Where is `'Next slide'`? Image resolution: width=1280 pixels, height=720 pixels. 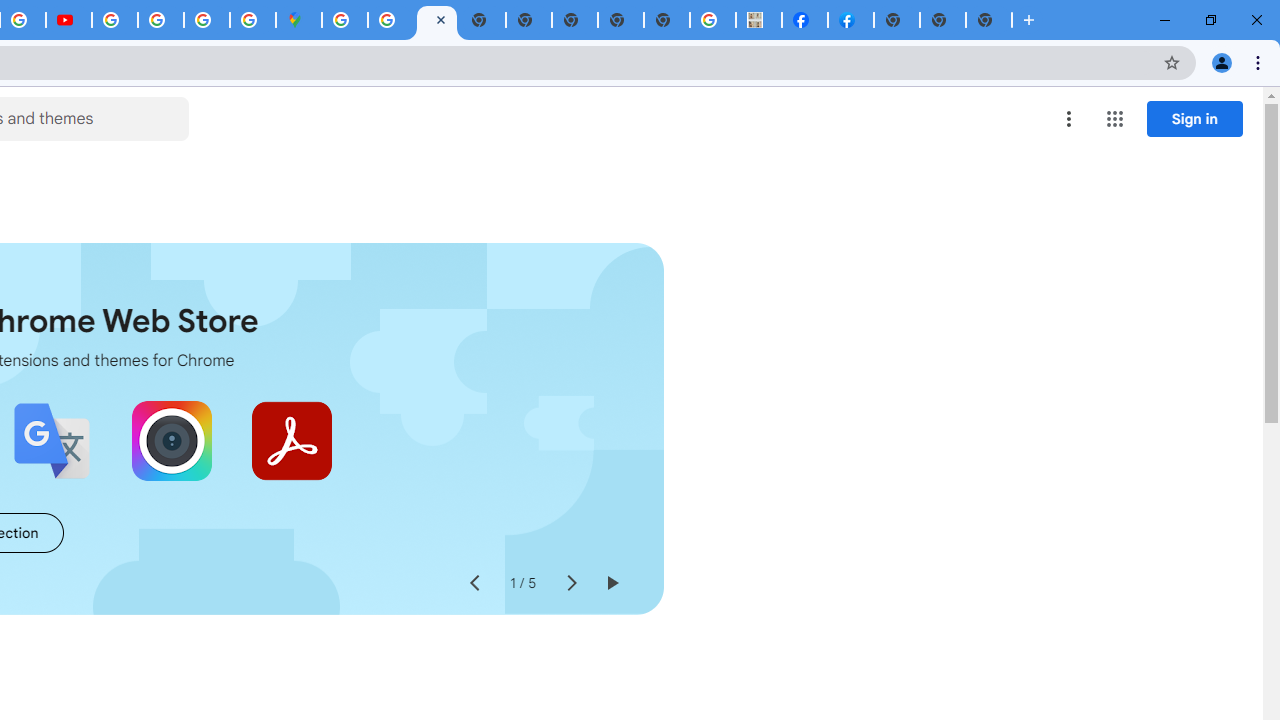 'Next slide' is located at coordinates (569, 583).